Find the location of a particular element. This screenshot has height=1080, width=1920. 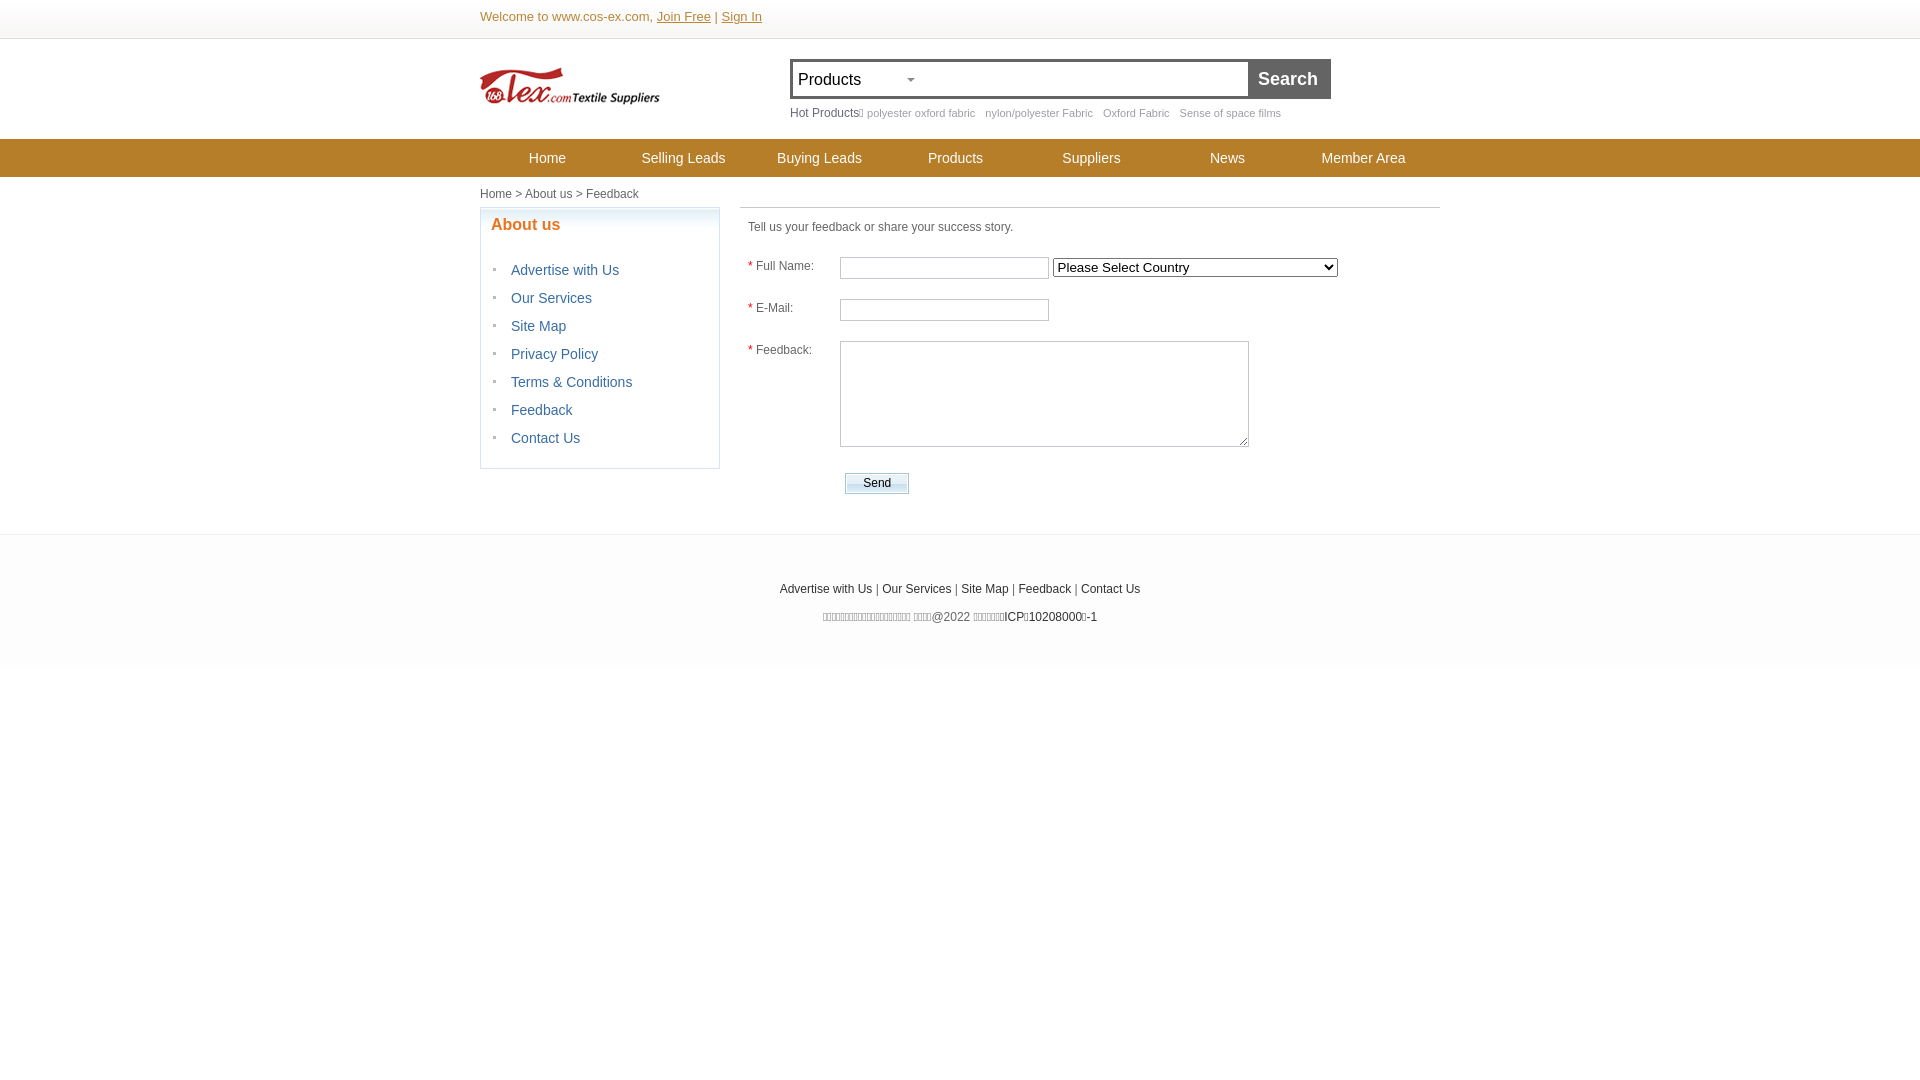

'Contact Us' is located at coordinates (545, 437).